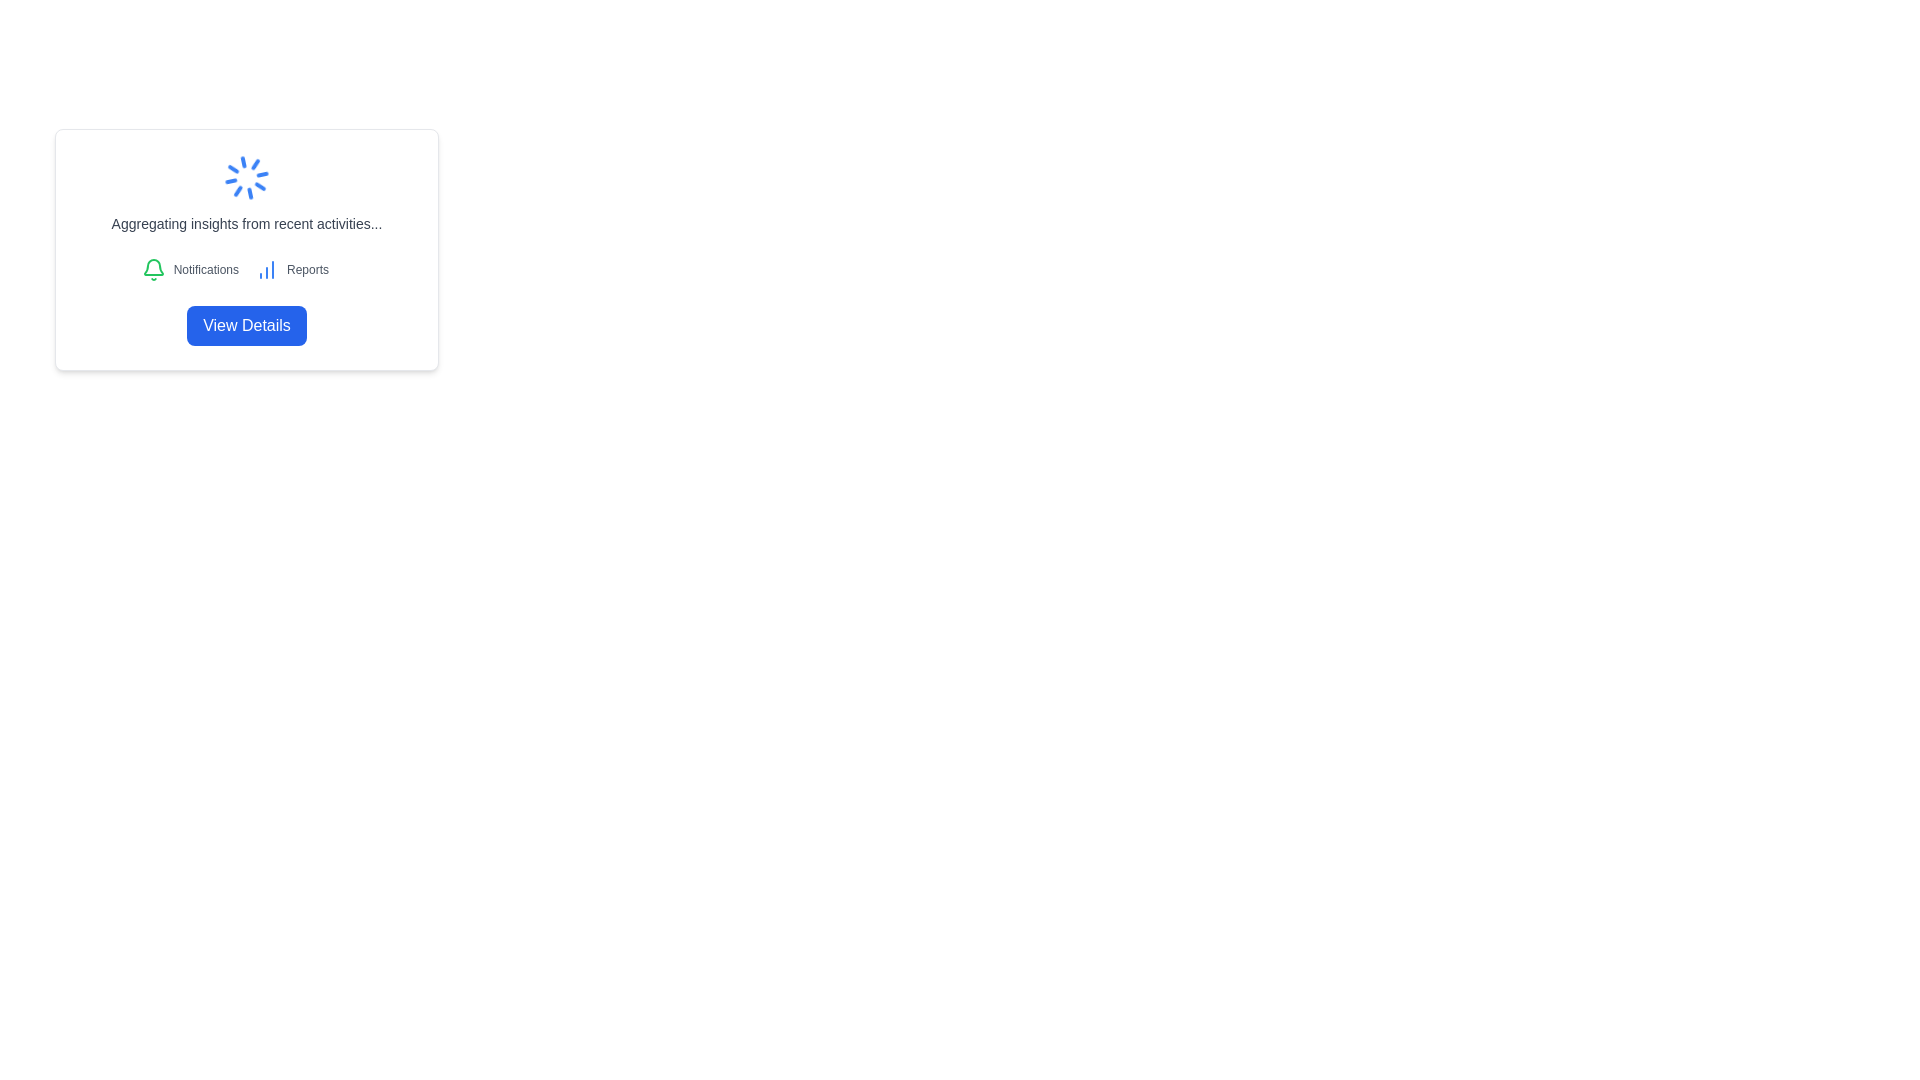 The width and height of the screenshot is (1920, 1080). I want to click on the Notifications label with icon component, which is the first item in the top-left corner of the two-column grid layout, so click(190, 270).